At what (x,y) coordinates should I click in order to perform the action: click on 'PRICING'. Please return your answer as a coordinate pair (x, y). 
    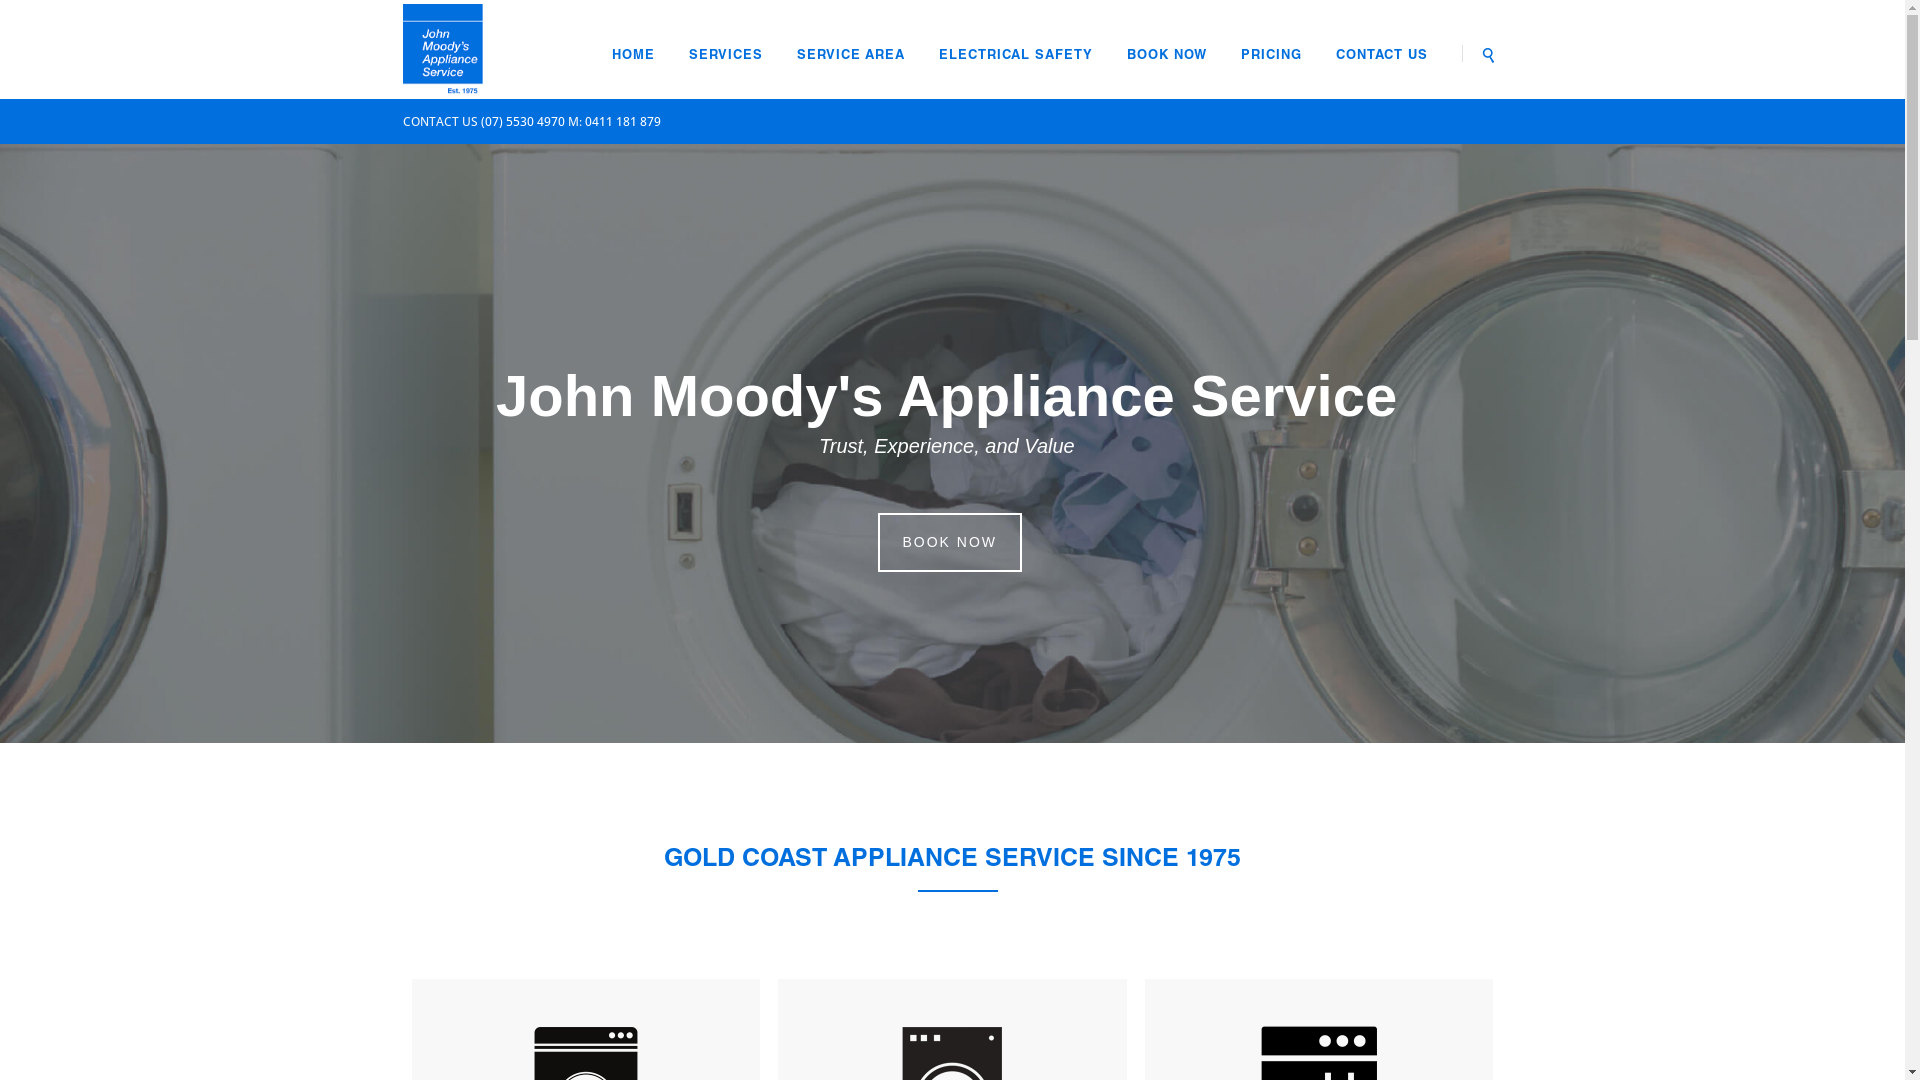
    Looking at the image, I should click on (1270, 55).